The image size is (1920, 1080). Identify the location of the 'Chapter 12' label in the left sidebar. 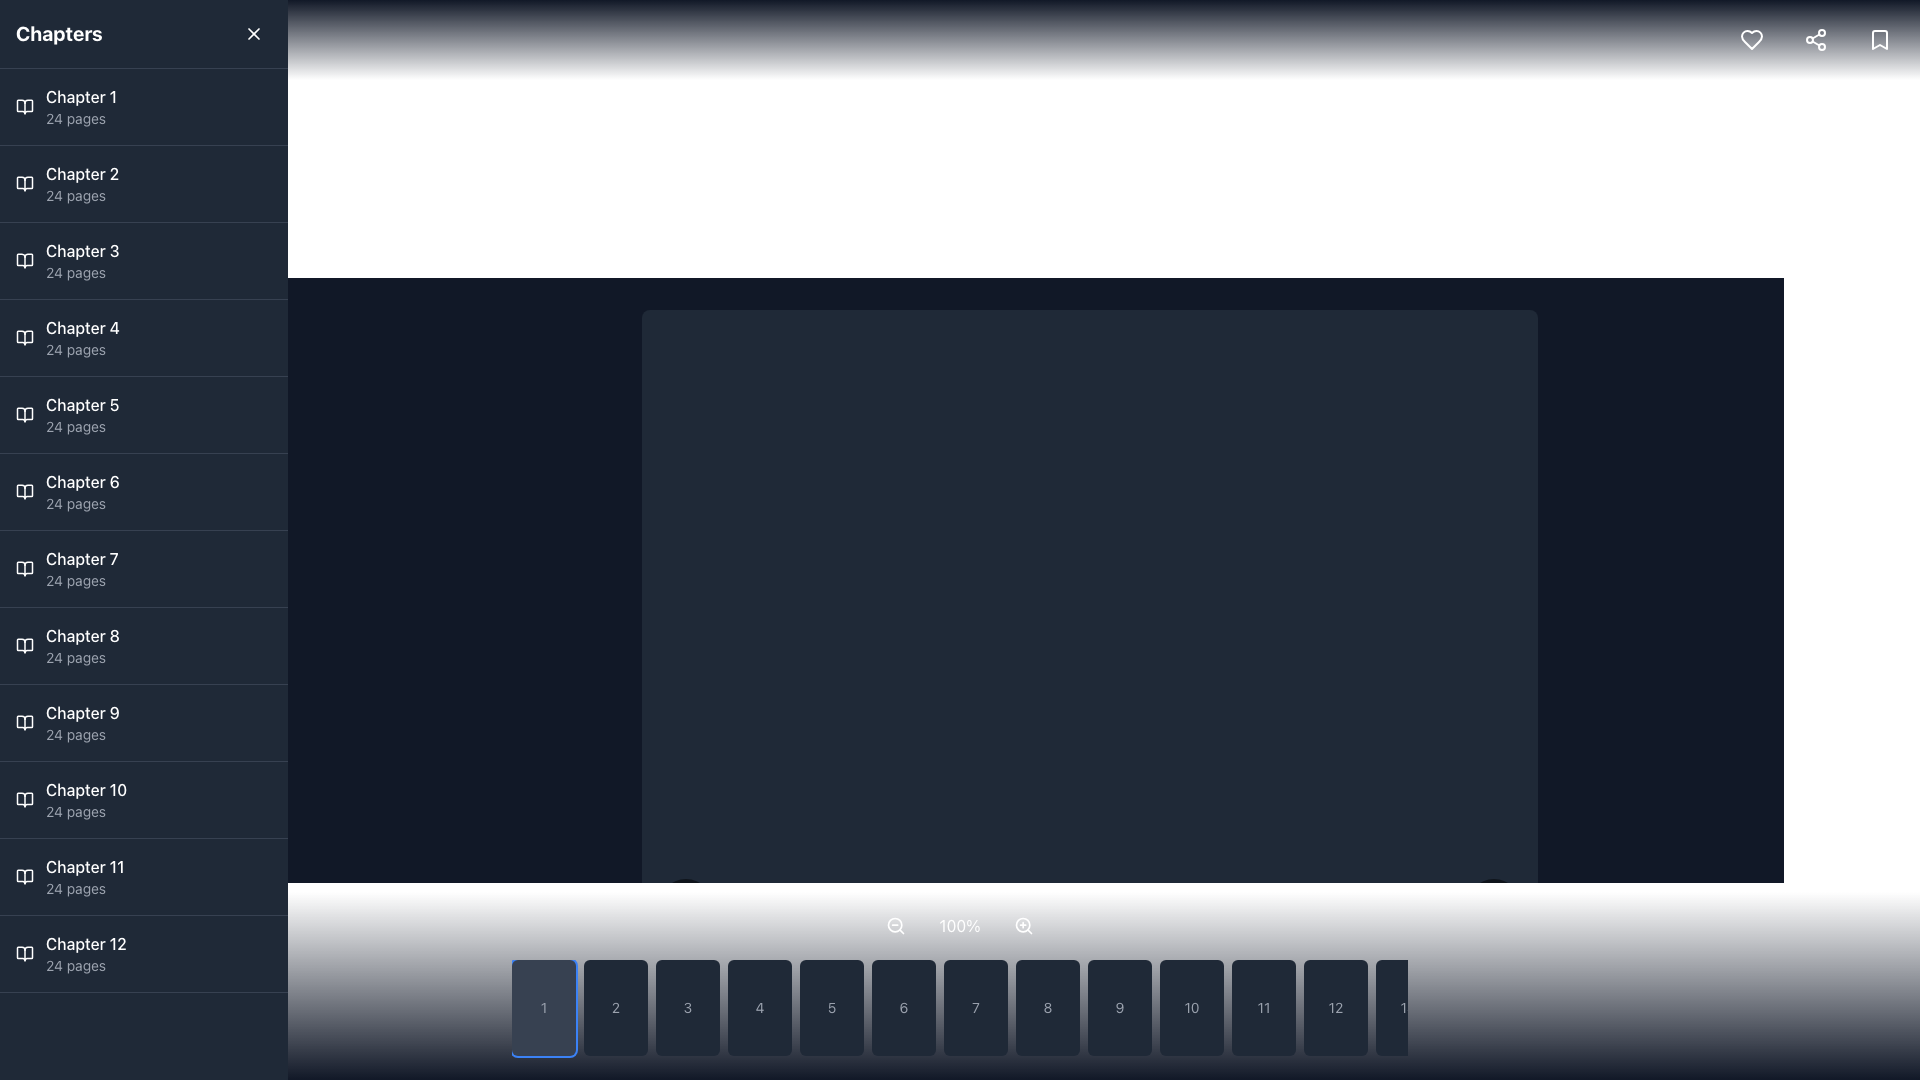
(85, 944).